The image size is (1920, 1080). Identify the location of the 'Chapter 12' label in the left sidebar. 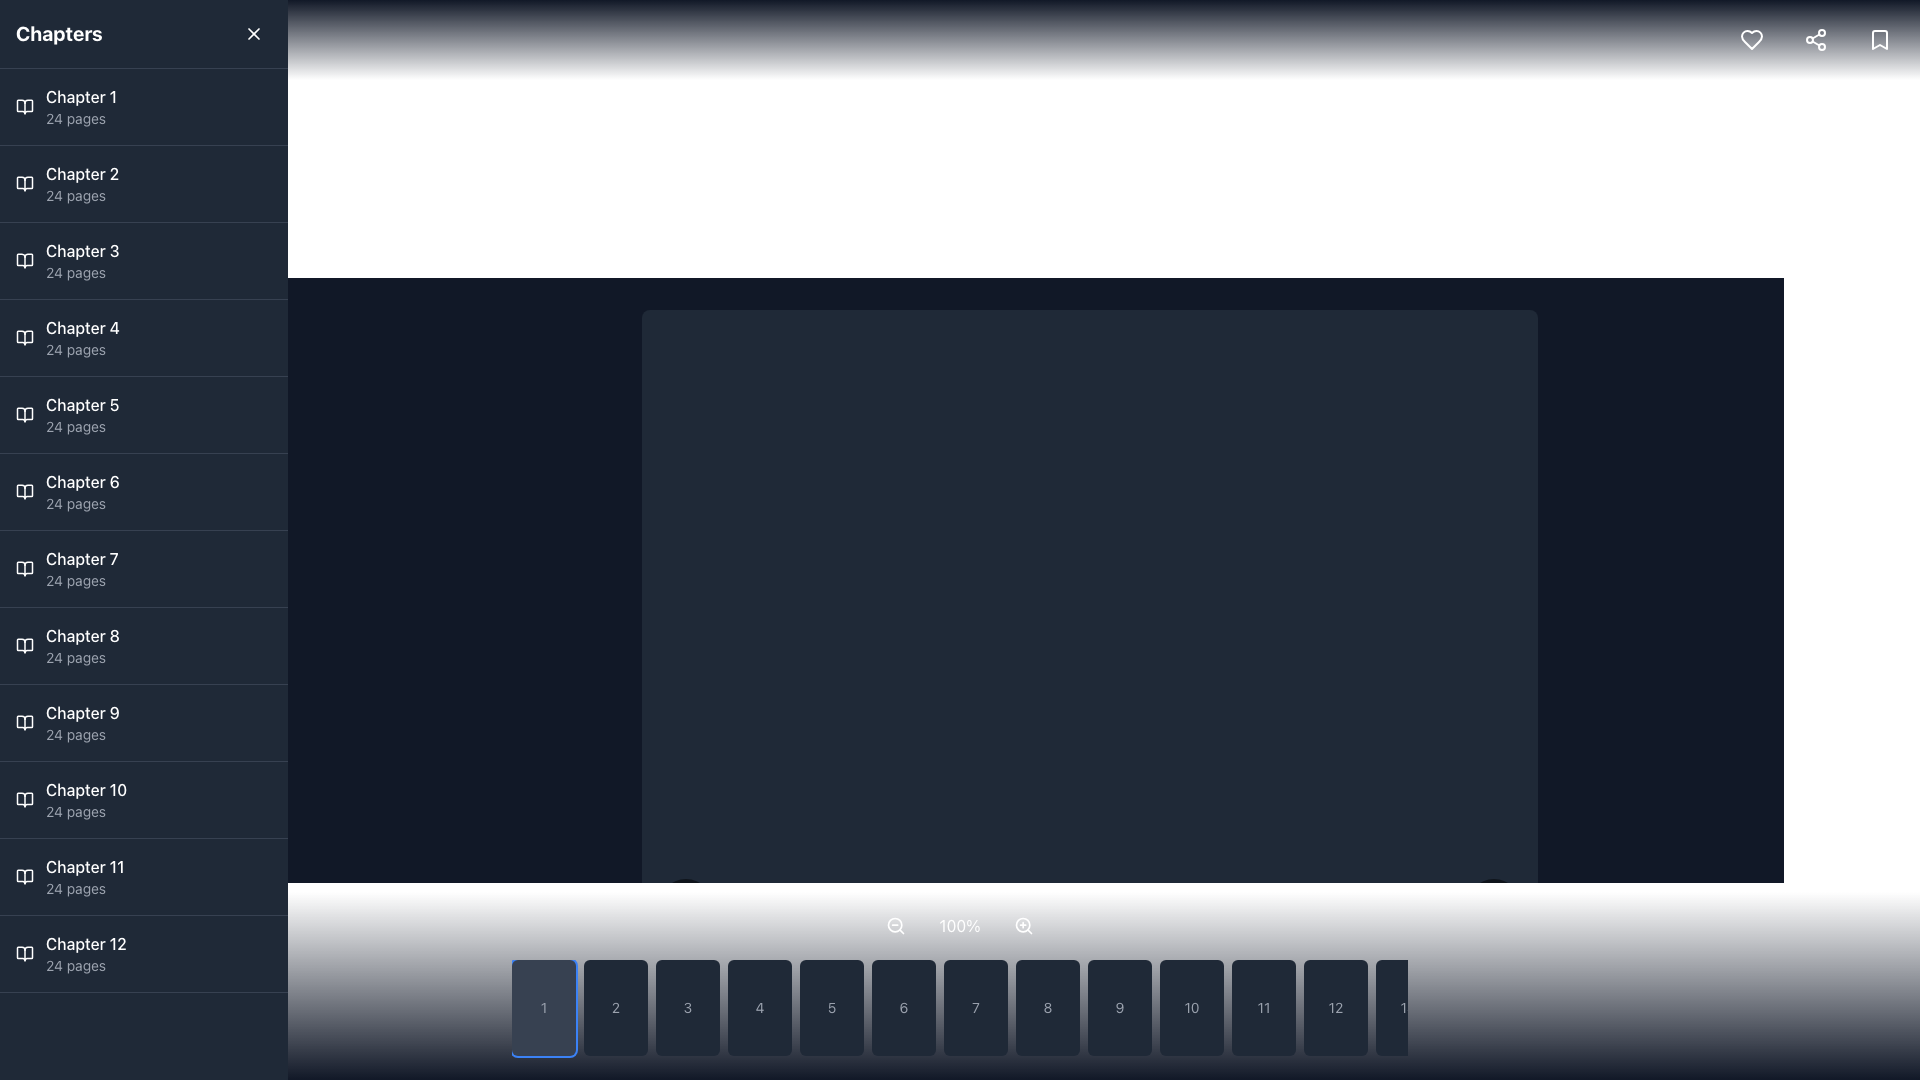
(85, 944).